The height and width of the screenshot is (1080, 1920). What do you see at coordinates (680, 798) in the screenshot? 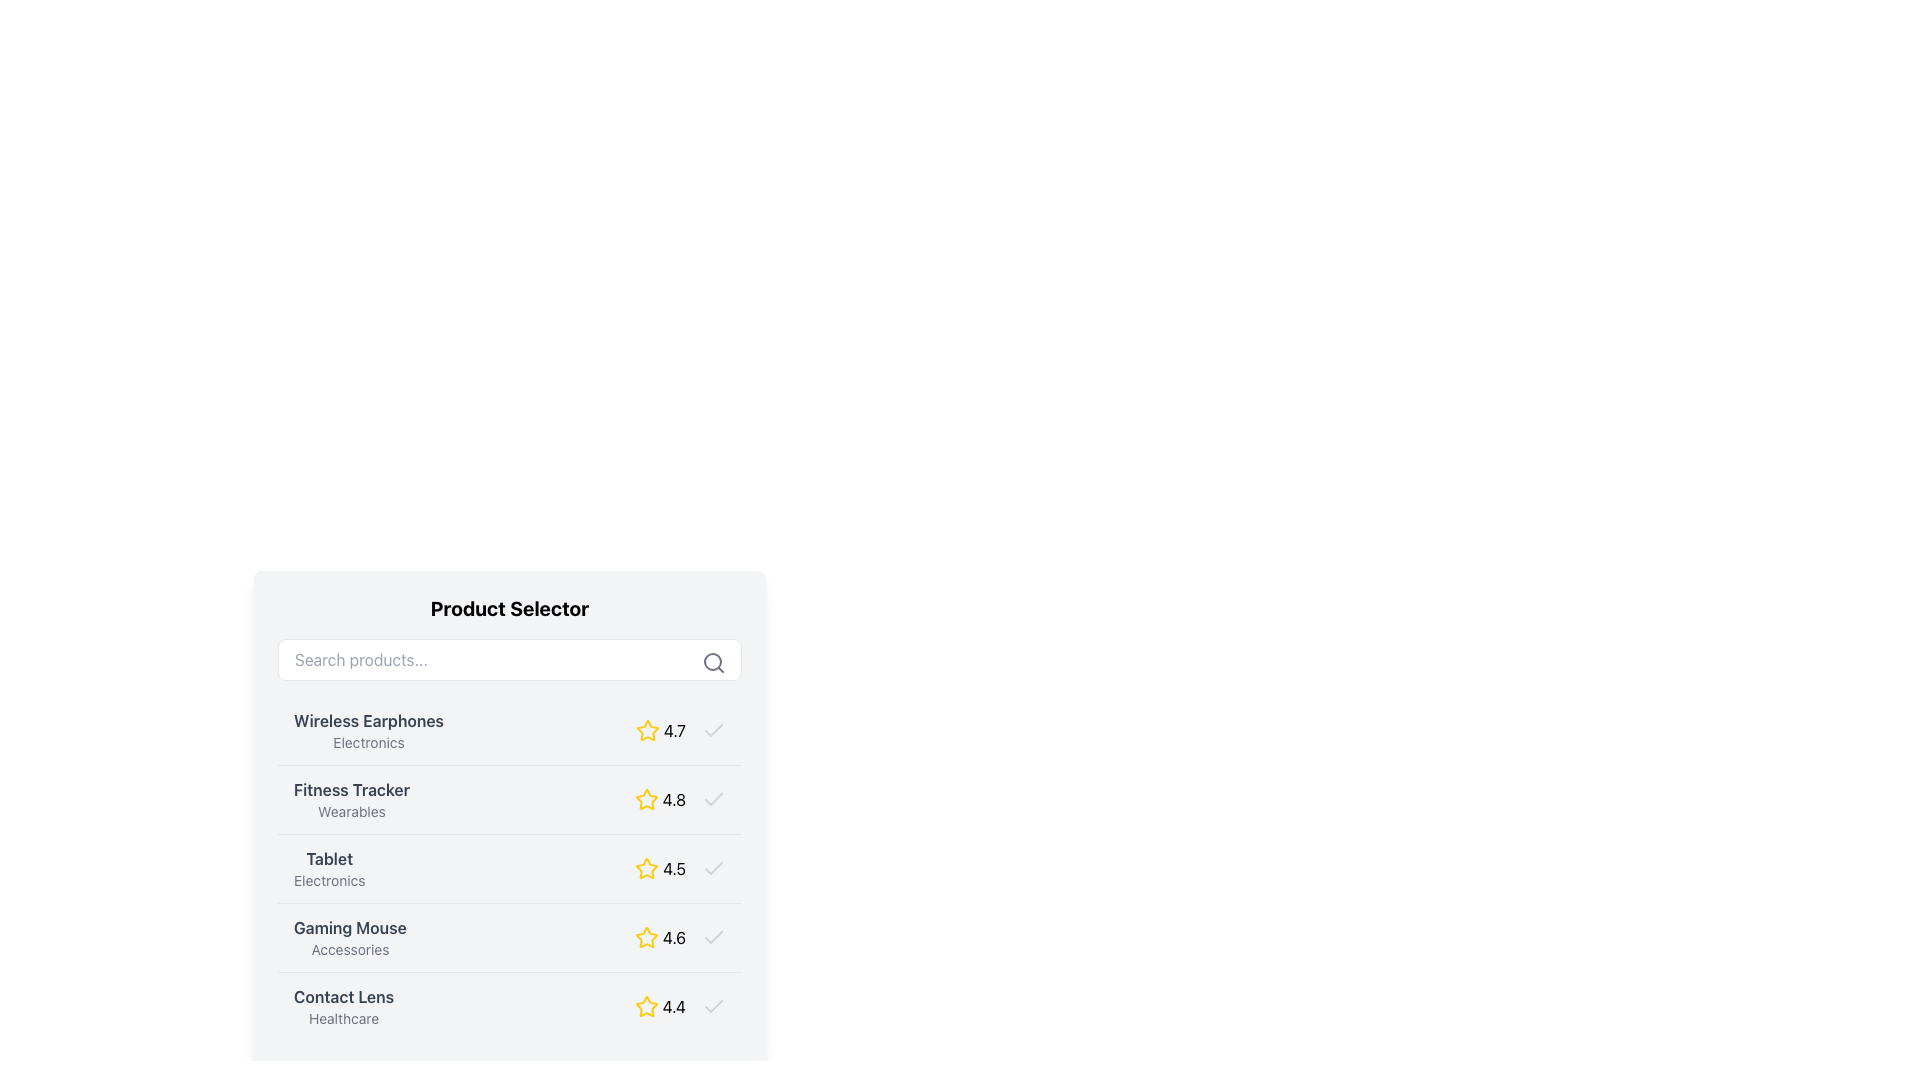
I see `the Rating Indicator displaying the rating for 'Fitness Tracker' located to the right of its text in the list interface` at bounding box center [680, 798].